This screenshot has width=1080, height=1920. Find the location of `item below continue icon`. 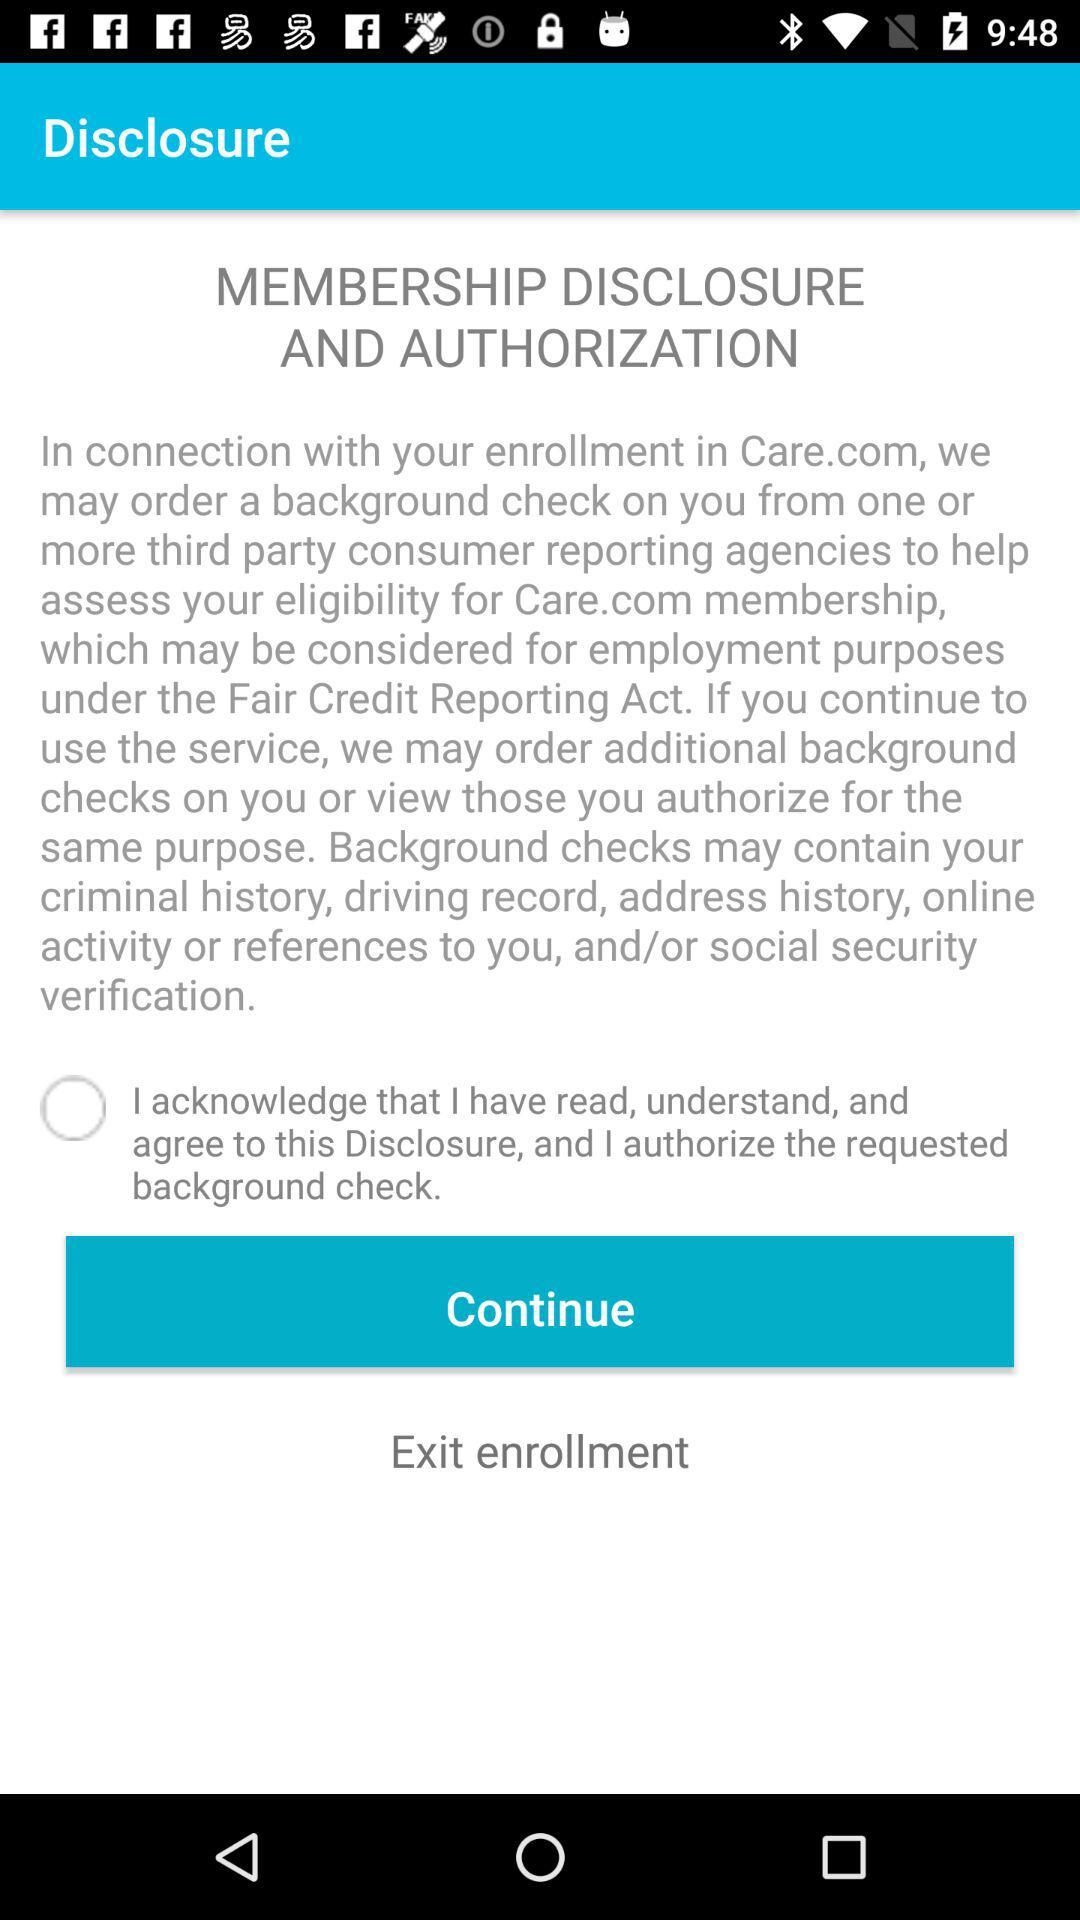

item below continue icon is located at coordinates (540, 1450).